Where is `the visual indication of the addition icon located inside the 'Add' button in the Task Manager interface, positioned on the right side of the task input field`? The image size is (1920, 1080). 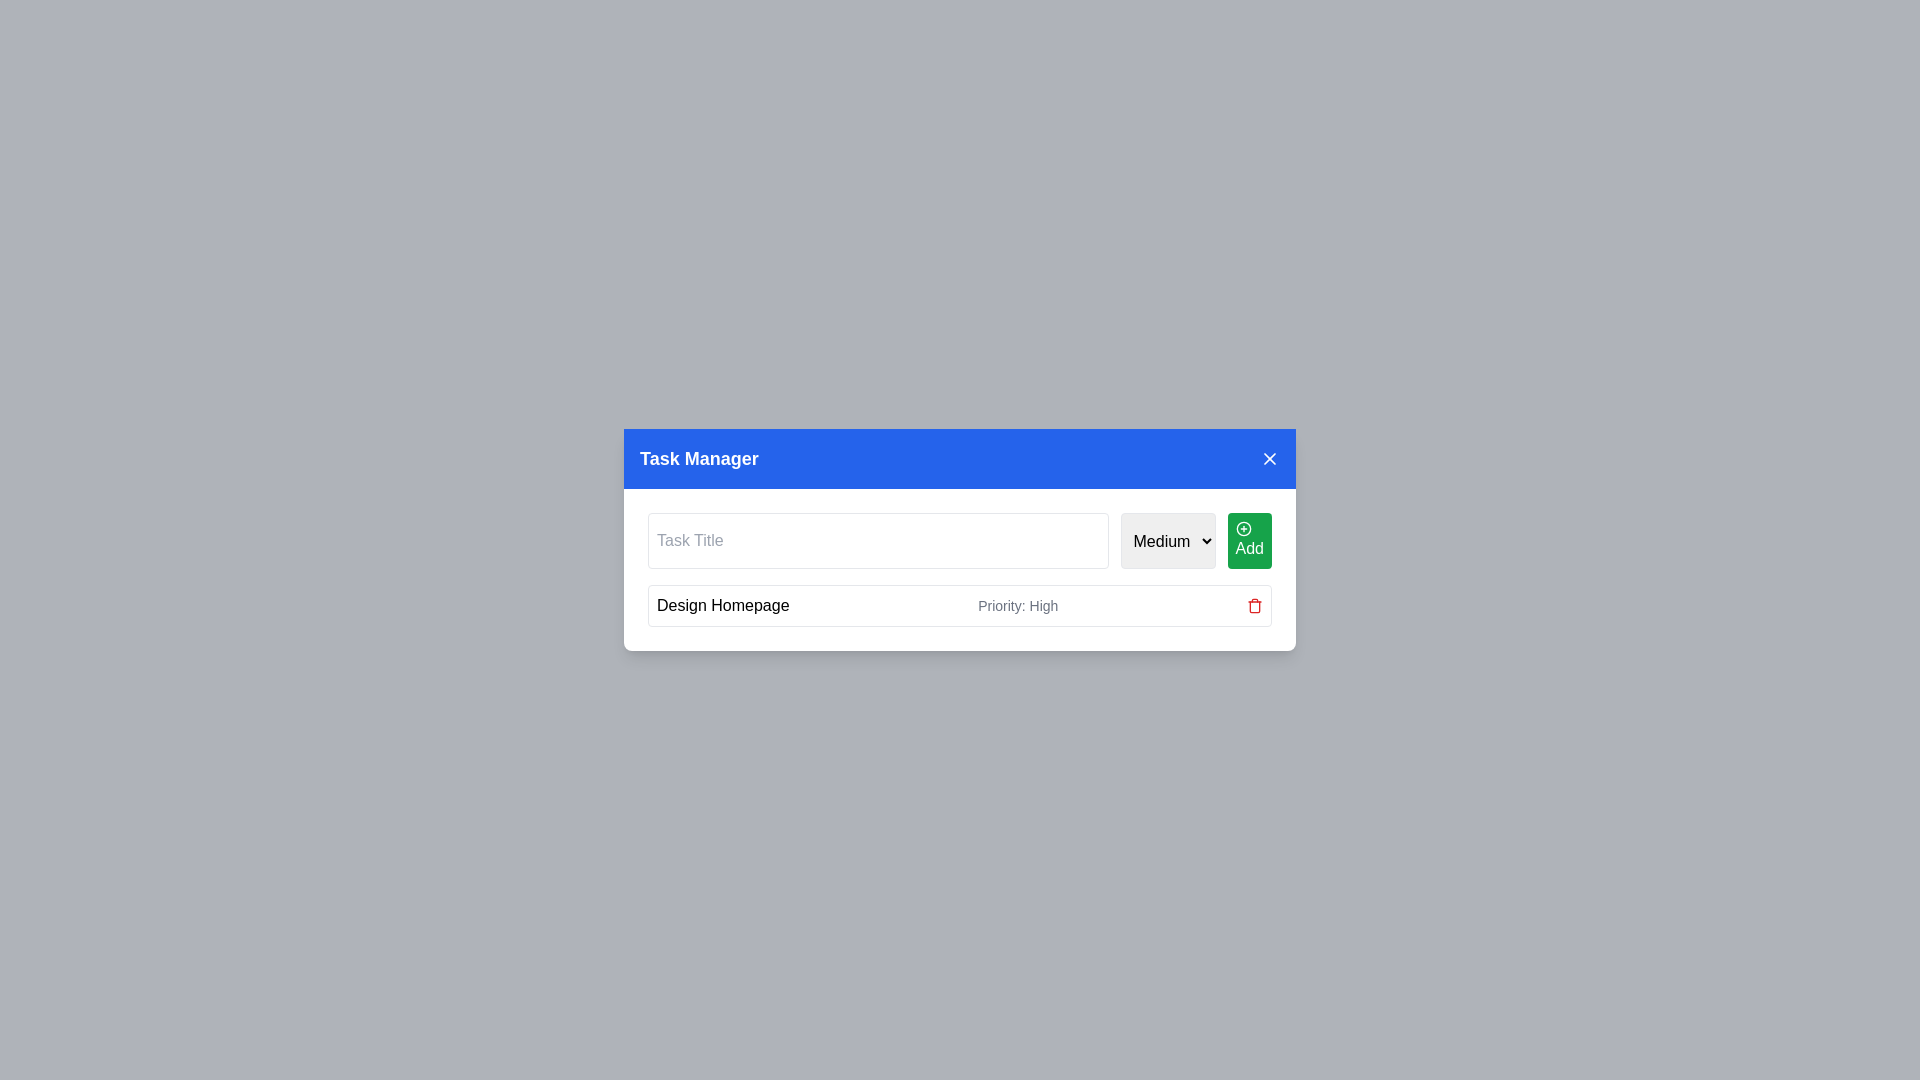
the visual indication of the addition icon located inside the 'Add' button in the Task Manager interface, positioned on the right side of the task input field is located at coordinates (1242, 527).